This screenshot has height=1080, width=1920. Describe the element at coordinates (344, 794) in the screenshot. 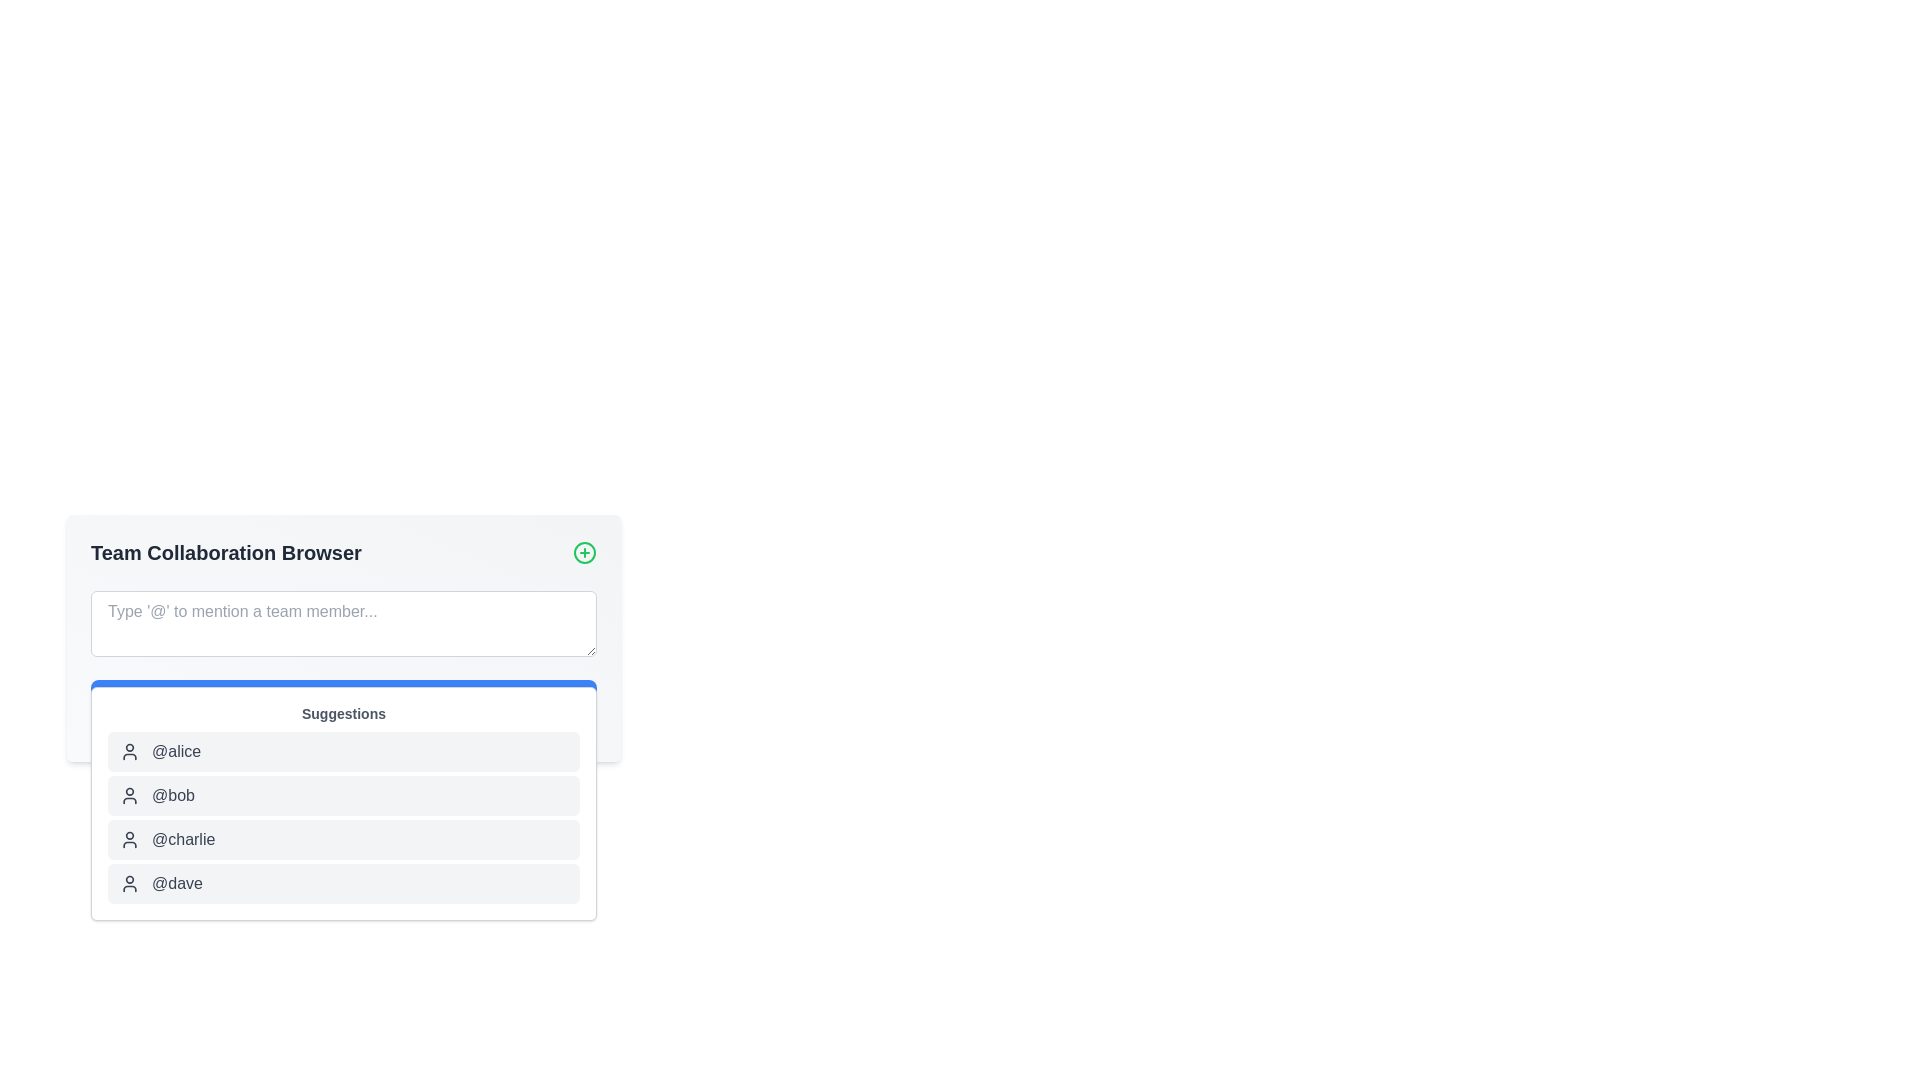

I see `the list item containing the user icon and text '@bob'` at that location.